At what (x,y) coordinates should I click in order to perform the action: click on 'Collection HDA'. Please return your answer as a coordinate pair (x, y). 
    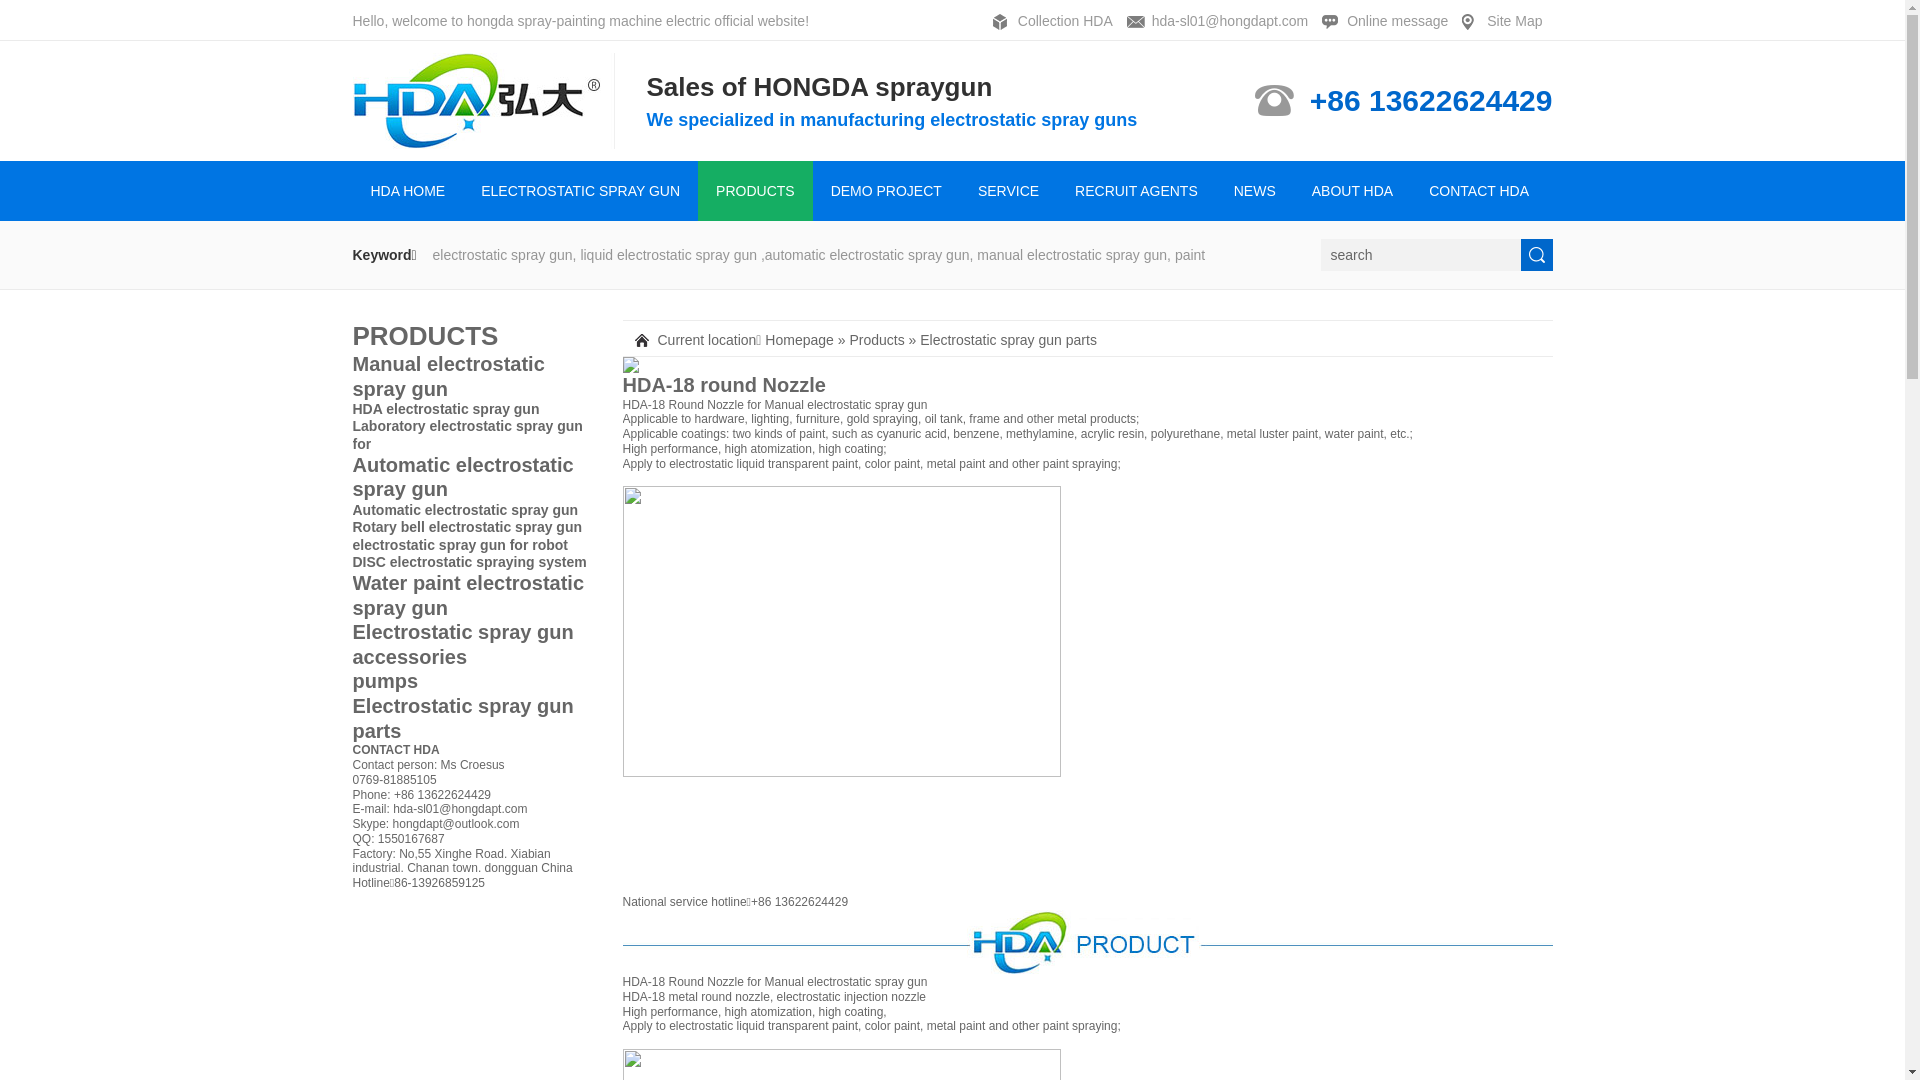
    Looking at the image, I should click on (1056, 21).